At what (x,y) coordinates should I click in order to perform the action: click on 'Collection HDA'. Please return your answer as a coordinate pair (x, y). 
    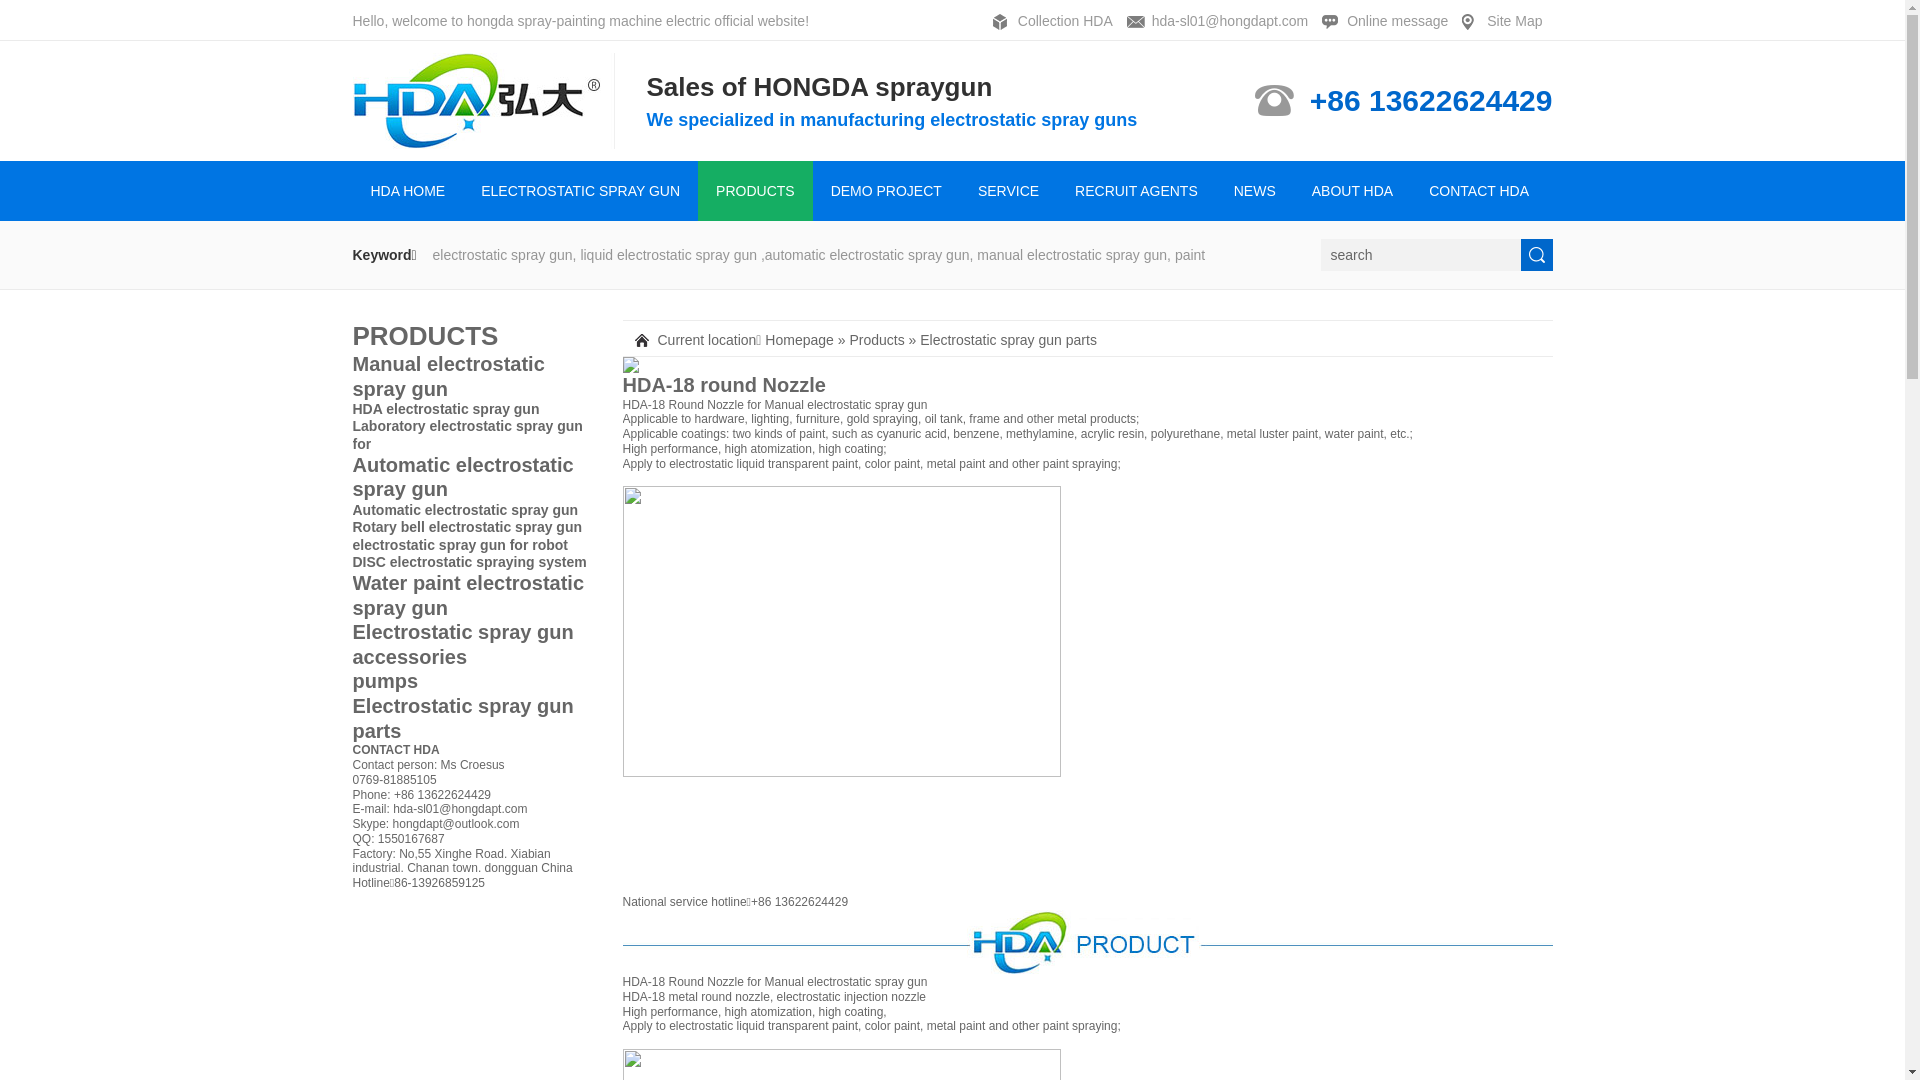
    Looking at the image, I should click on (1056, 21).